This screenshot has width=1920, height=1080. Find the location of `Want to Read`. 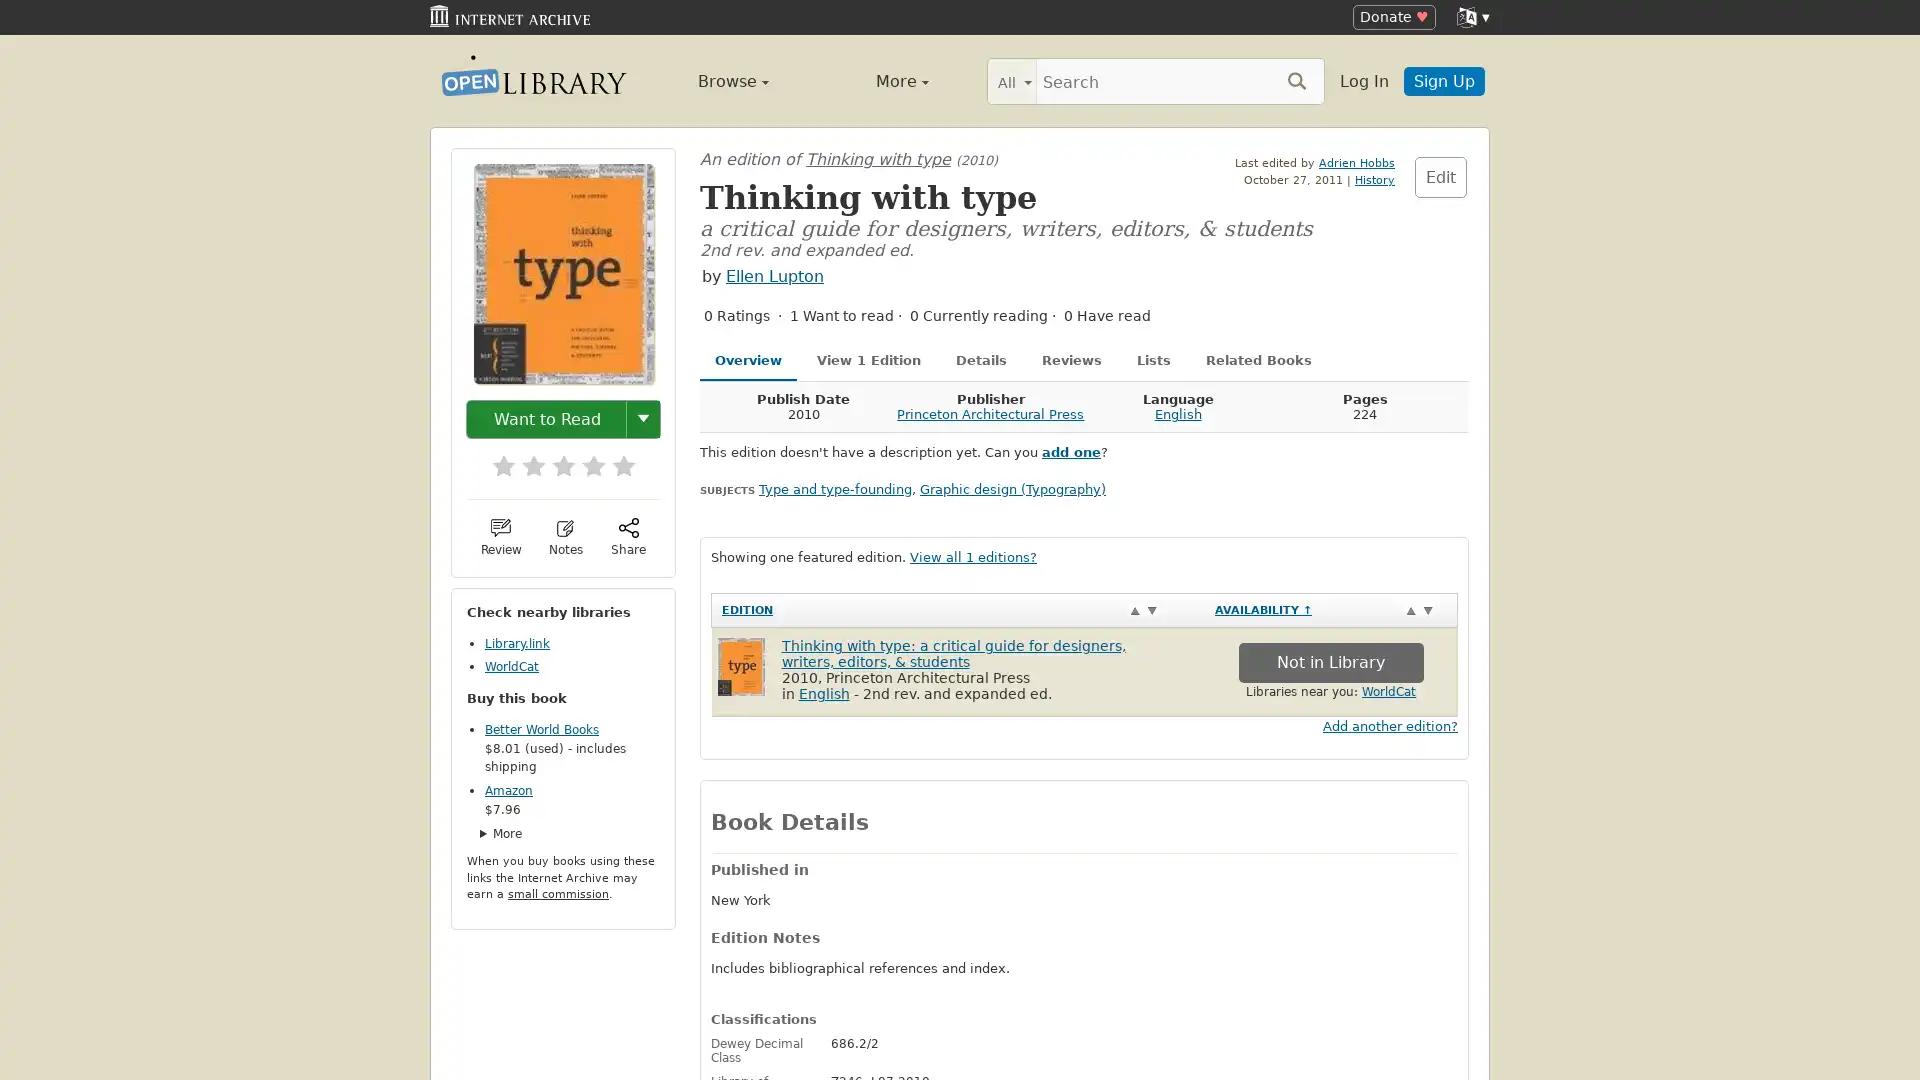

Want to Read is located at coordinates (547, 417).